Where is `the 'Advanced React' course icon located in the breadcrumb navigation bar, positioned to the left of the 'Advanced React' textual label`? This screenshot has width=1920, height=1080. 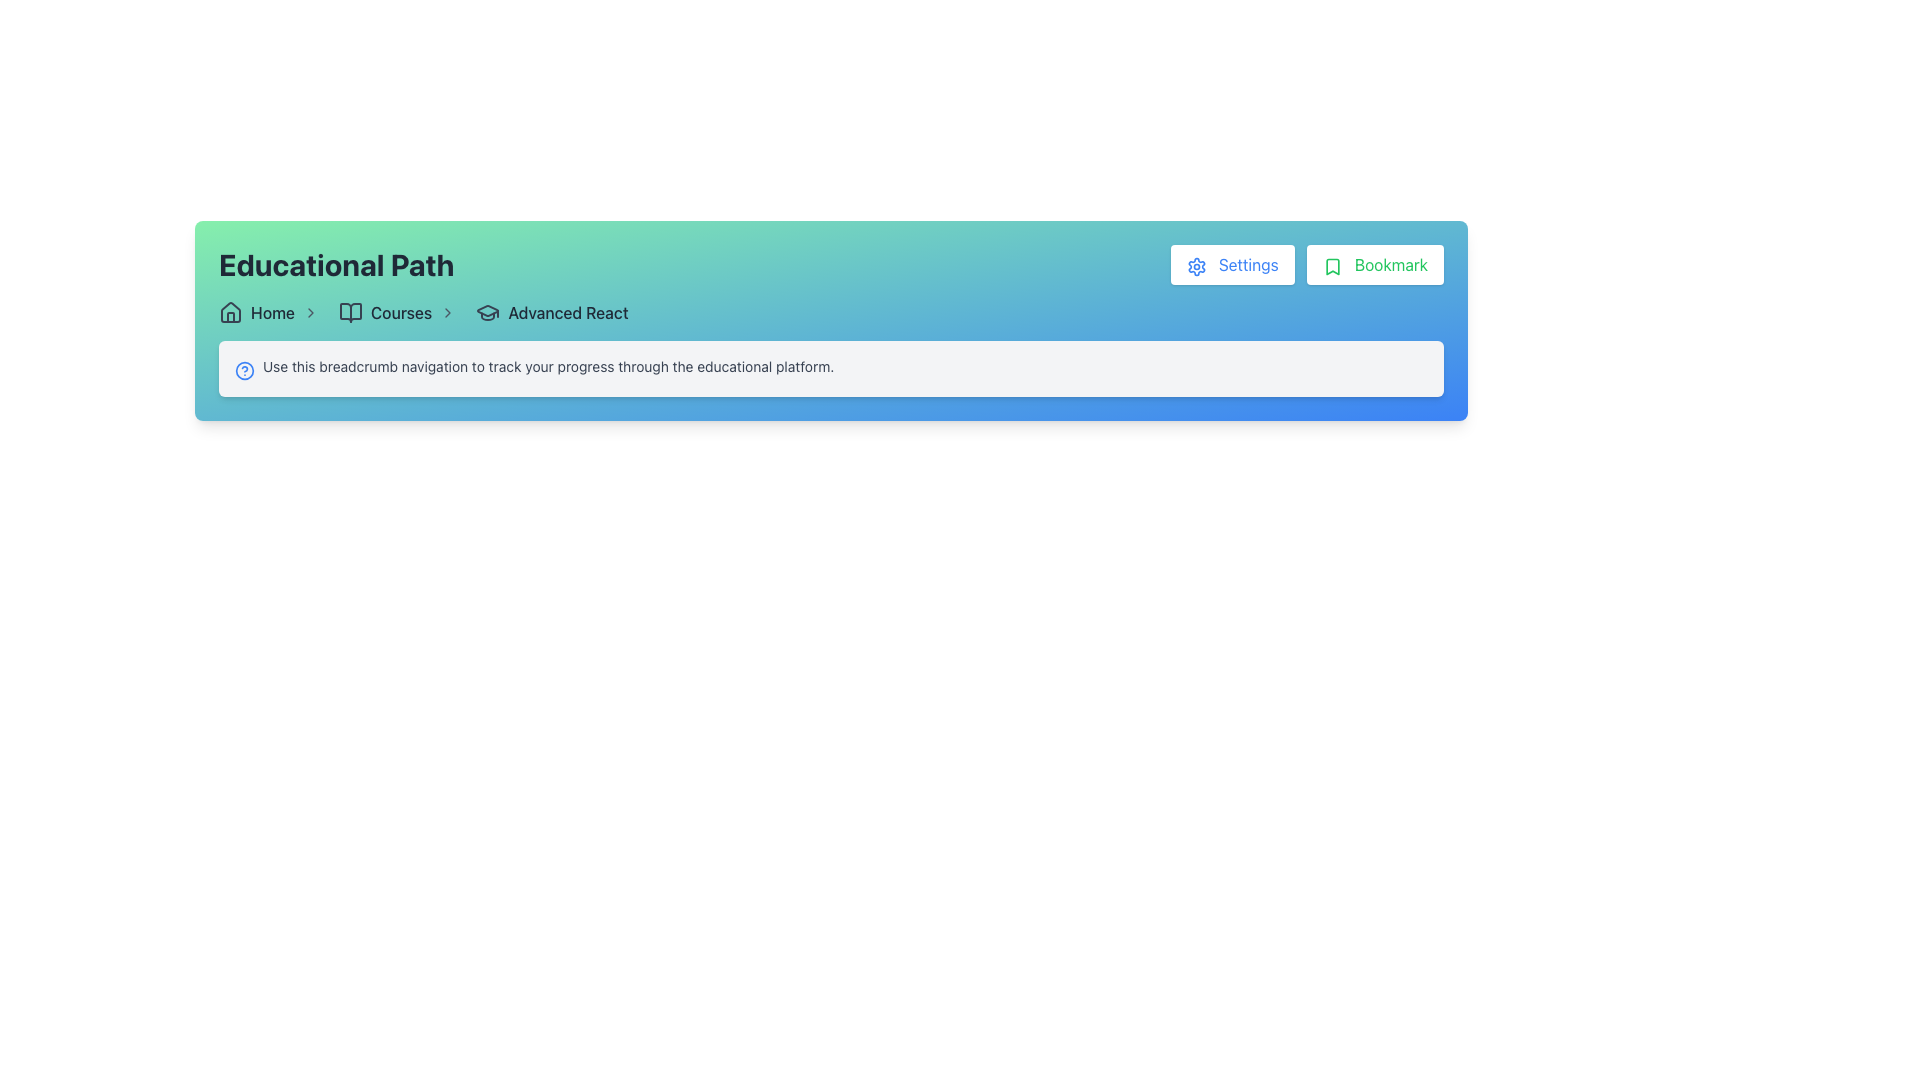
the 'Advanced React' course icon located in the breadcrumb navigation bar, positioned to the left of the 'Advanced React' textual label is located at coordinates (488, 312).